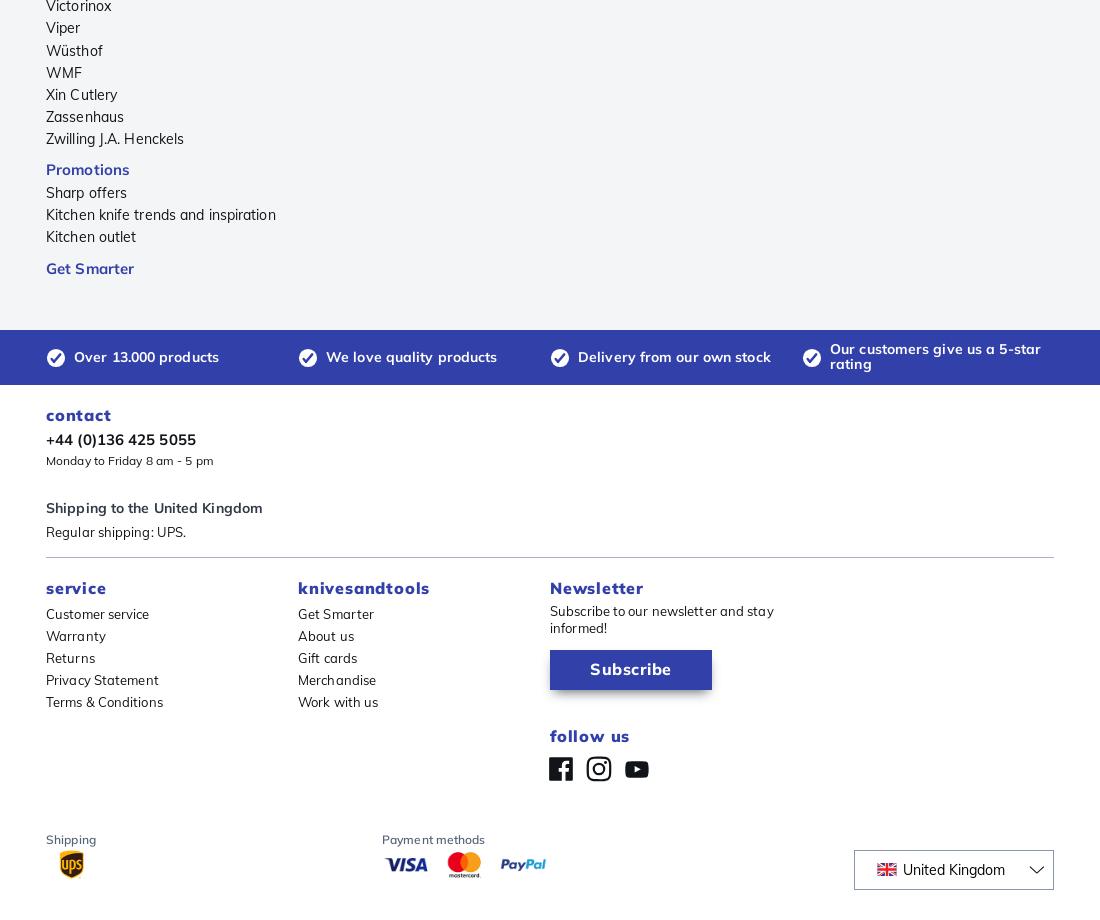 Image resolution: width=1100 pixels, height=920 pixels. I want to click on 'WMF', so click(63, 72).